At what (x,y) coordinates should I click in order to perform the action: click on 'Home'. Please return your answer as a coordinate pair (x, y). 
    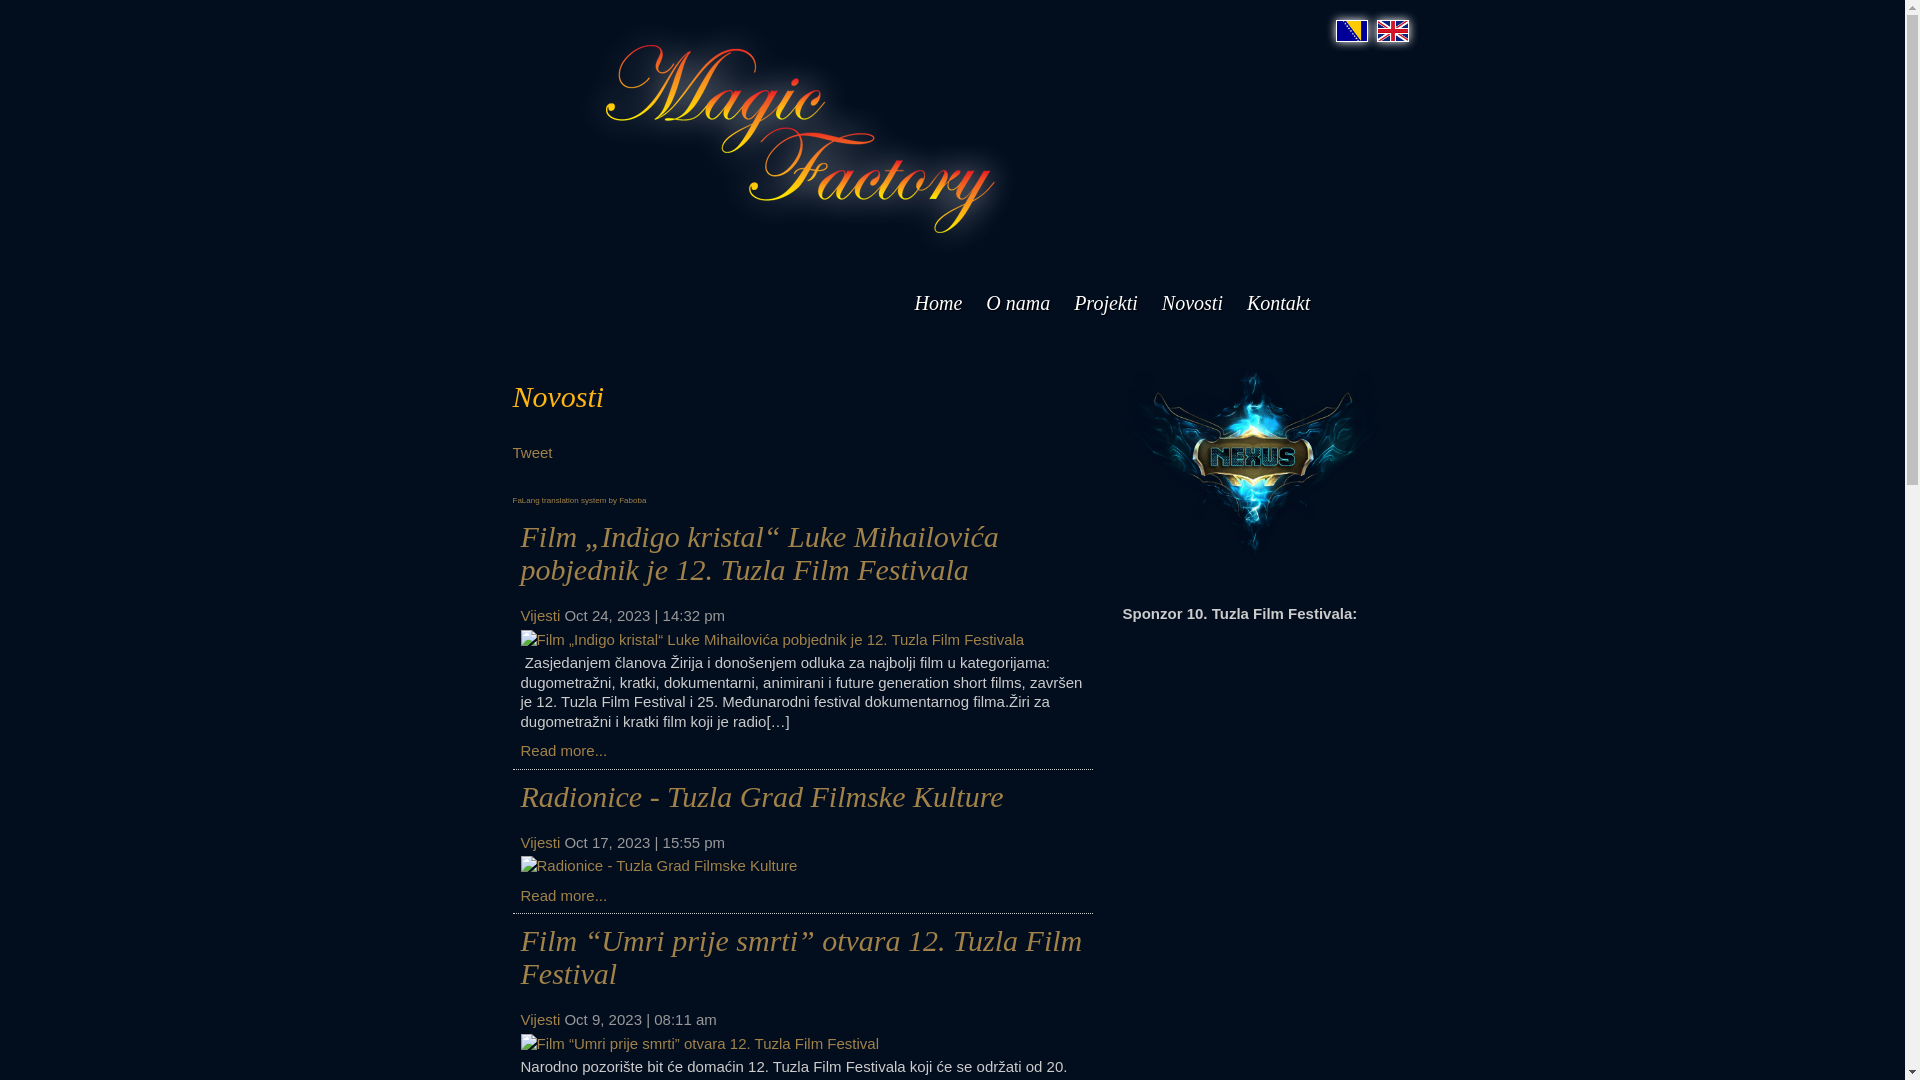
    Looking at the image, I should click on (936, 303).